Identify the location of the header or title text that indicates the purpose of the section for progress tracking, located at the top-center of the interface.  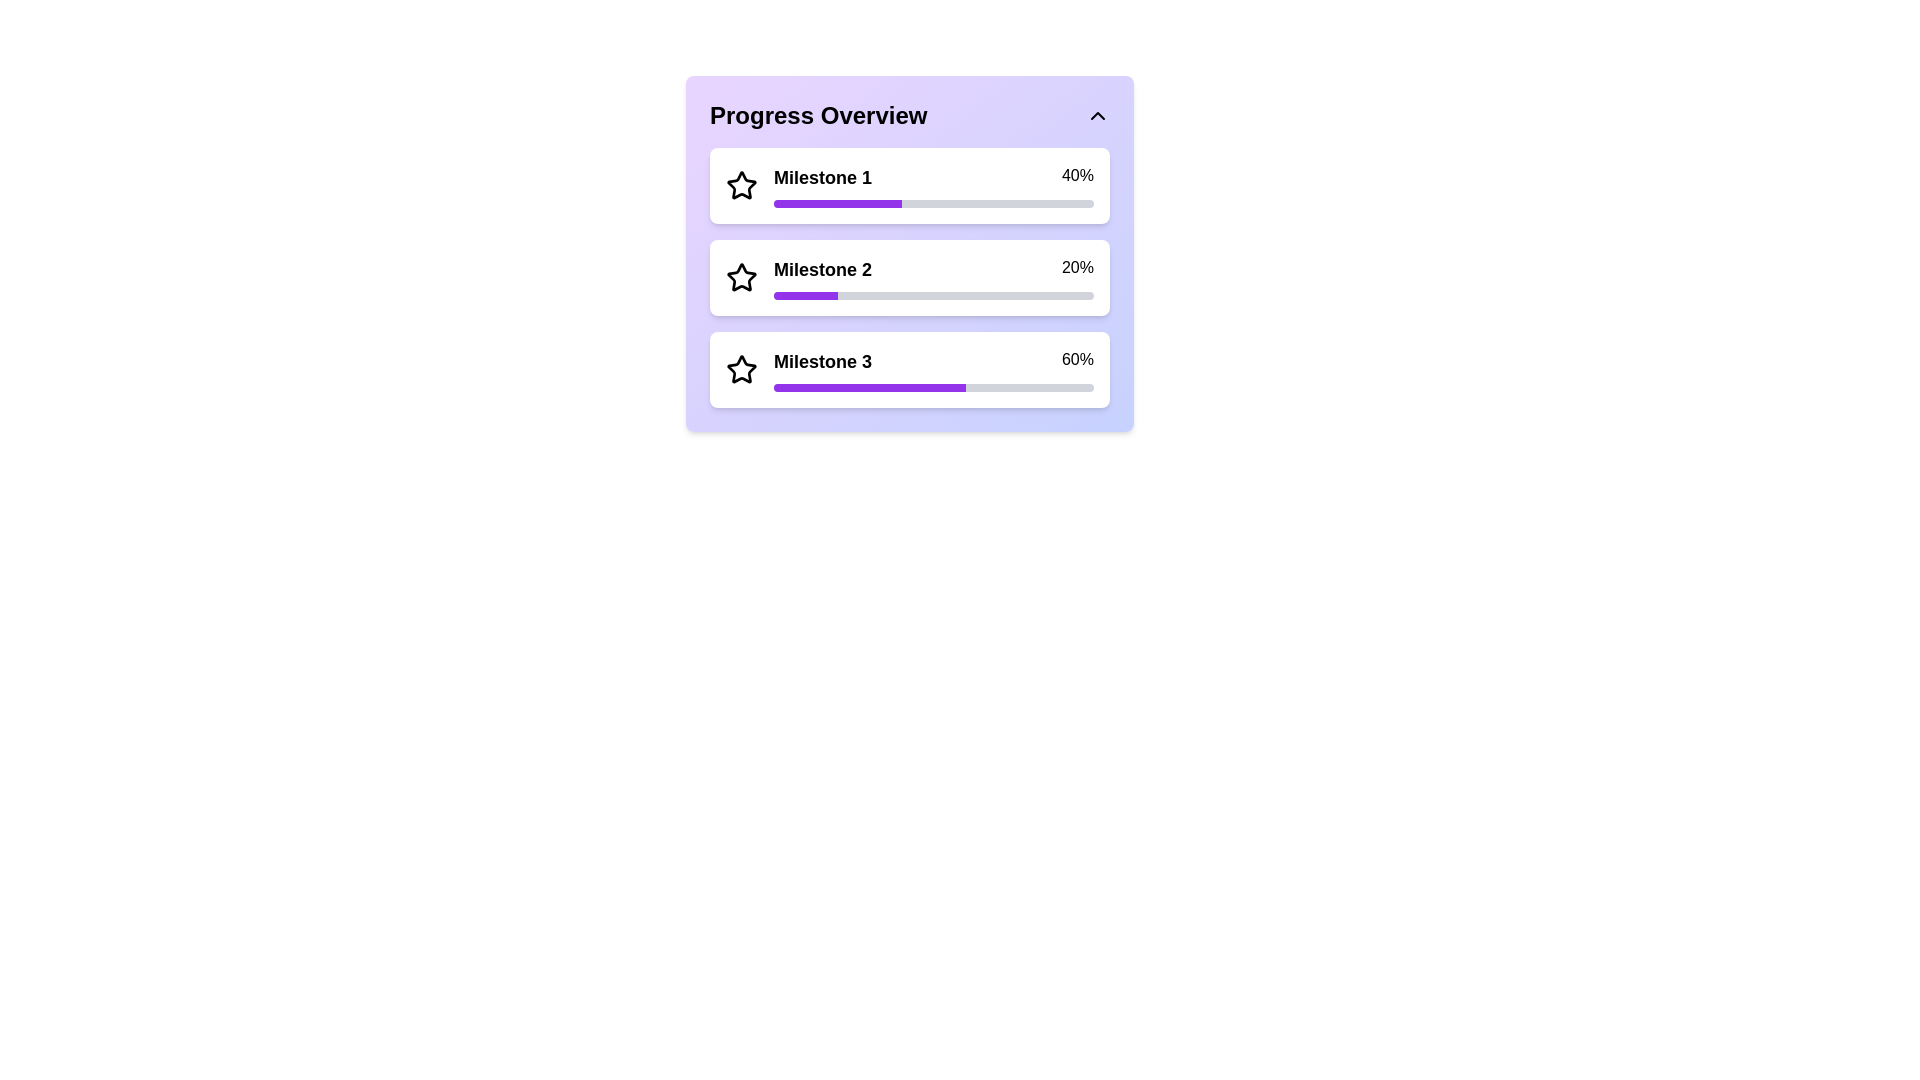
(818, 115).